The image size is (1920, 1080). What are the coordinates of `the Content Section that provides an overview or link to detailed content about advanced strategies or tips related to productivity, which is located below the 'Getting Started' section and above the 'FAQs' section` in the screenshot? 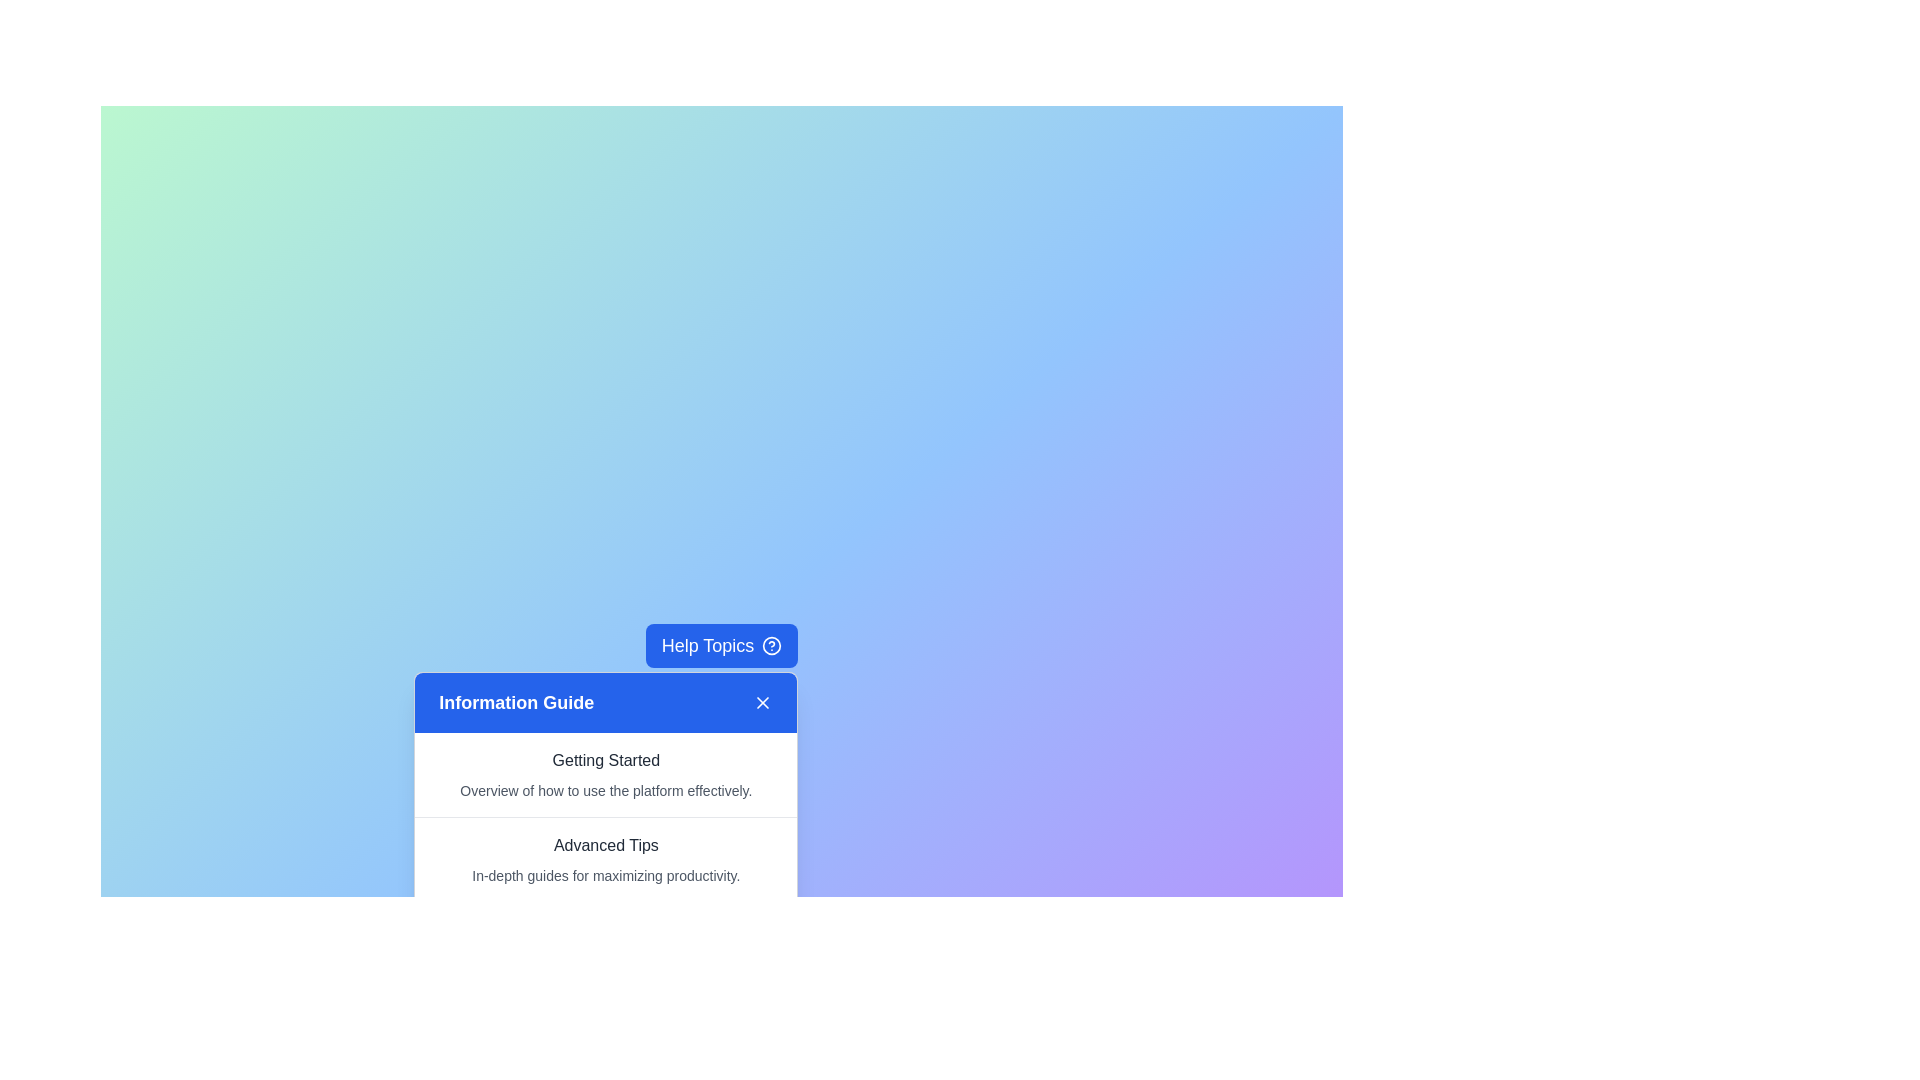 It's located at (605, 858).